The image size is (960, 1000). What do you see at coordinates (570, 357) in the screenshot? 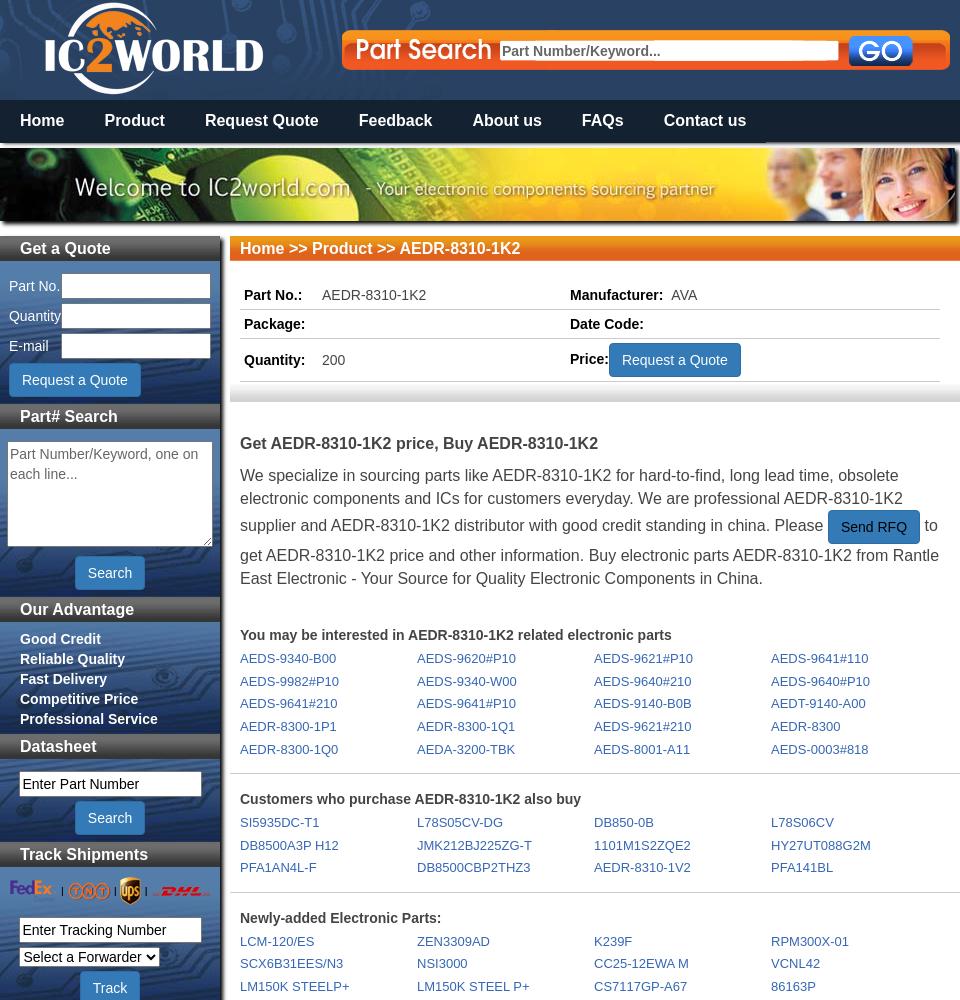
I see `'Price:'` at bounding box center [570, 357].